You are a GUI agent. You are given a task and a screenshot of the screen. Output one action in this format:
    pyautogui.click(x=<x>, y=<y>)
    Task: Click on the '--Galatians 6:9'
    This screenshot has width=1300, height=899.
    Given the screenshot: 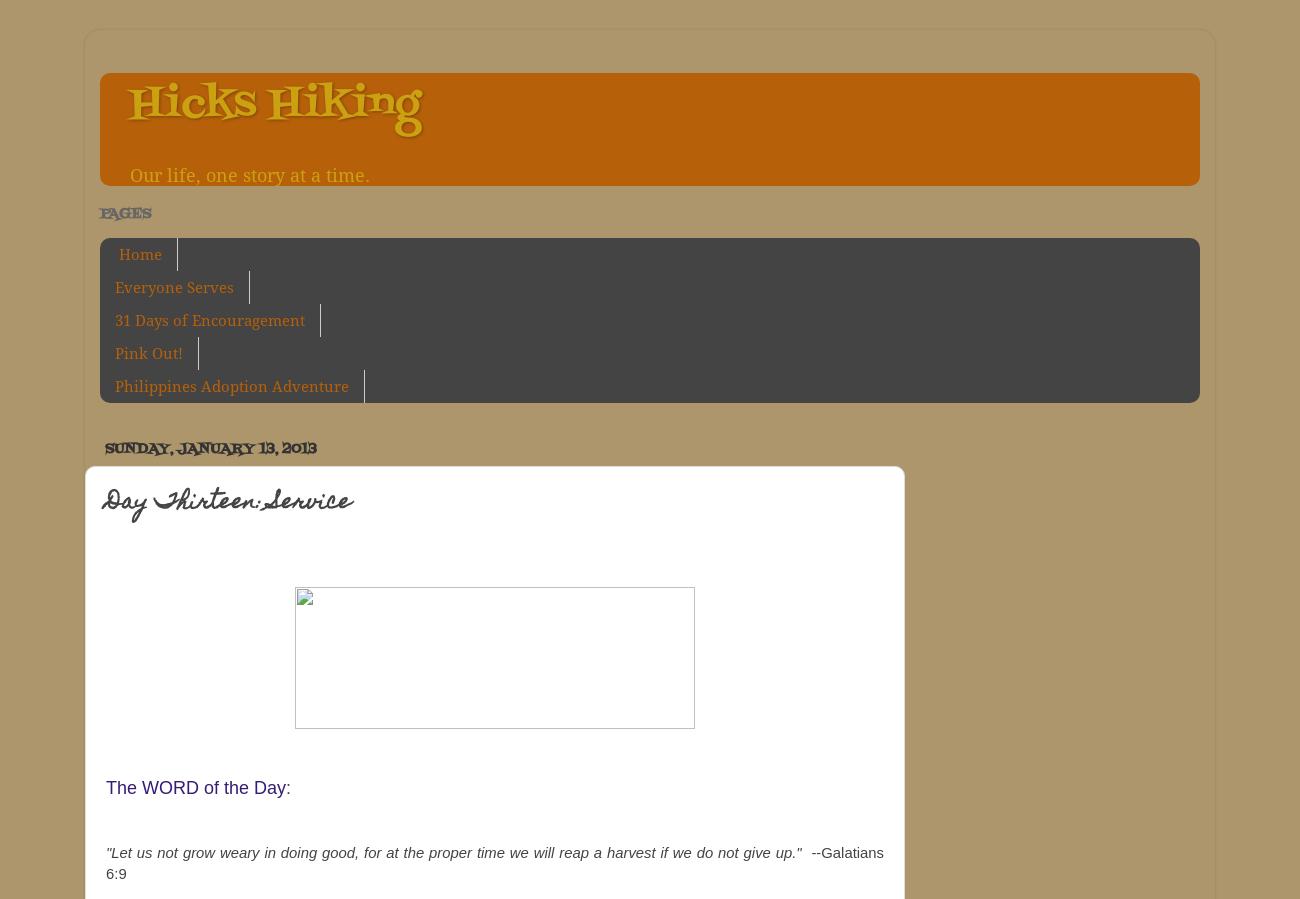 What is the action you would take?
    pyautogui.click(x=105, y=863)
    